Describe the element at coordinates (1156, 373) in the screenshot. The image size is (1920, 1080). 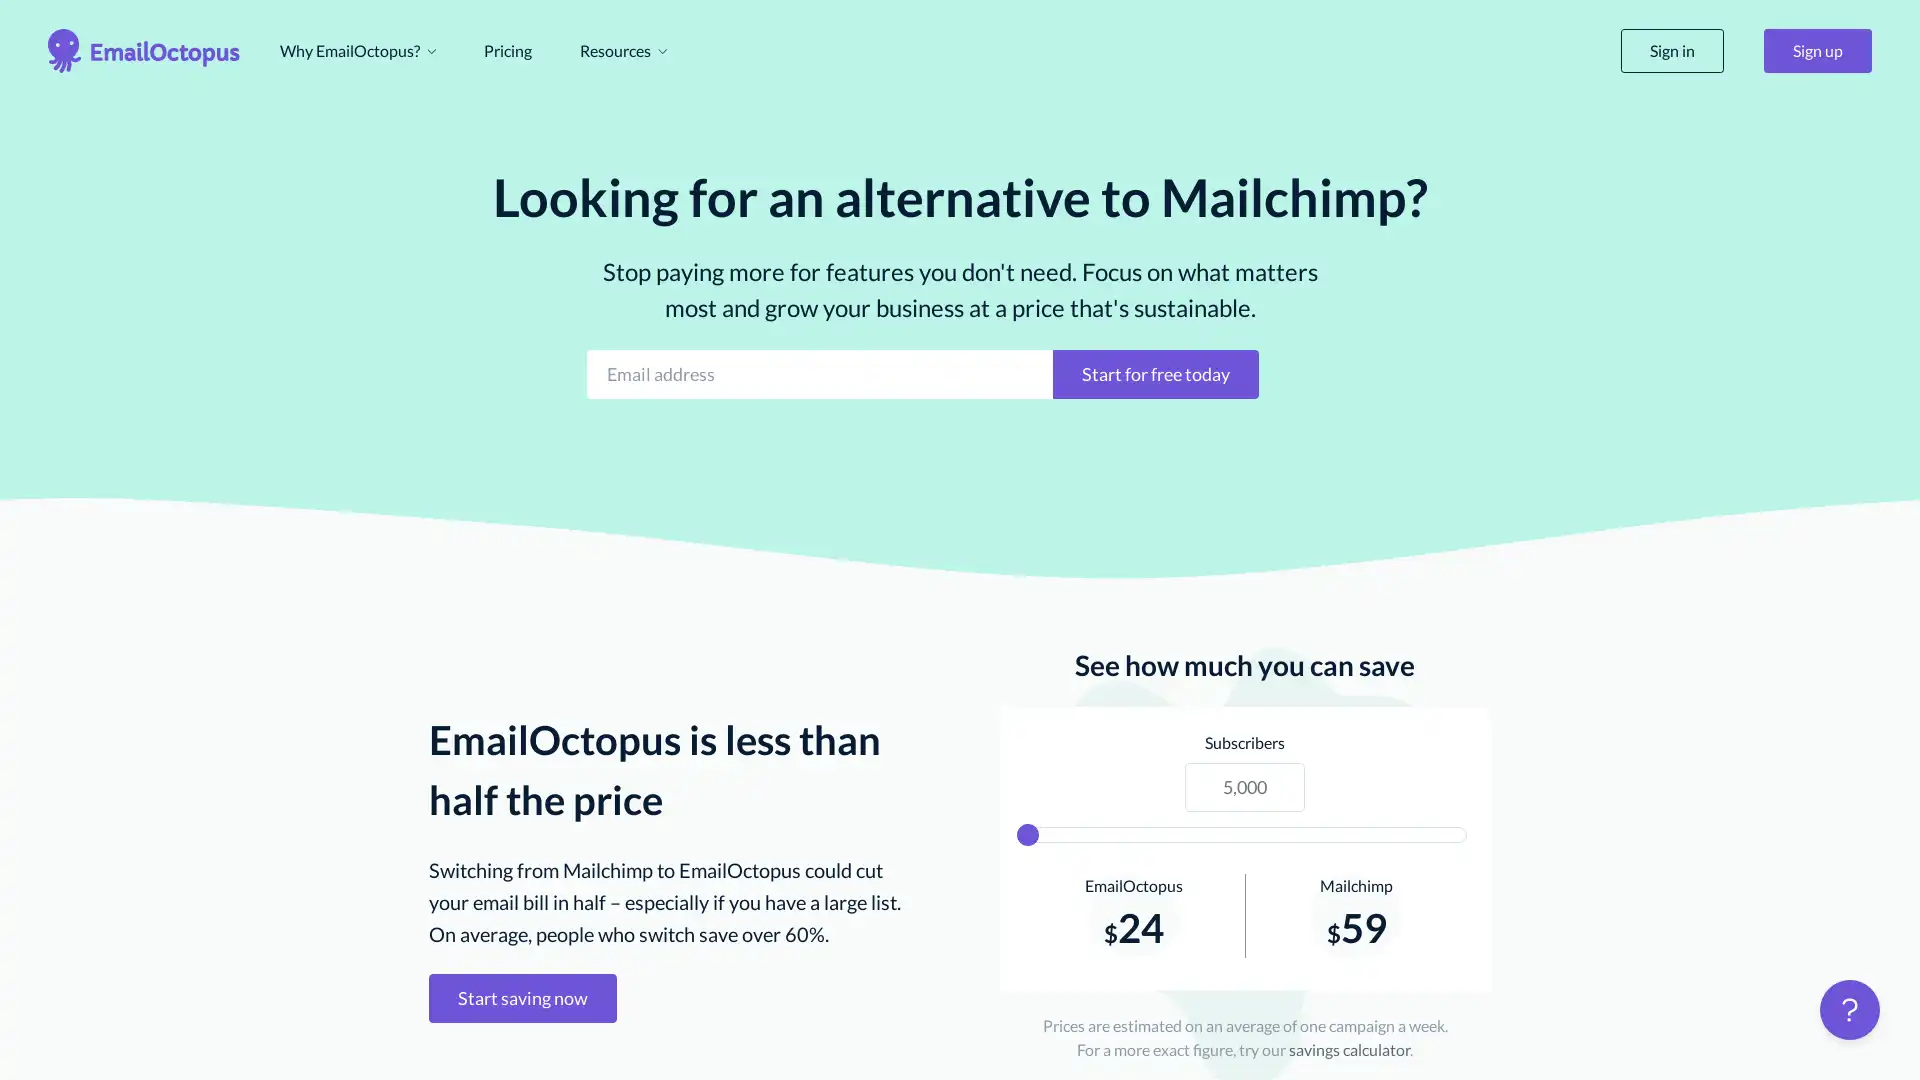
I see `Start for free today` at that location.